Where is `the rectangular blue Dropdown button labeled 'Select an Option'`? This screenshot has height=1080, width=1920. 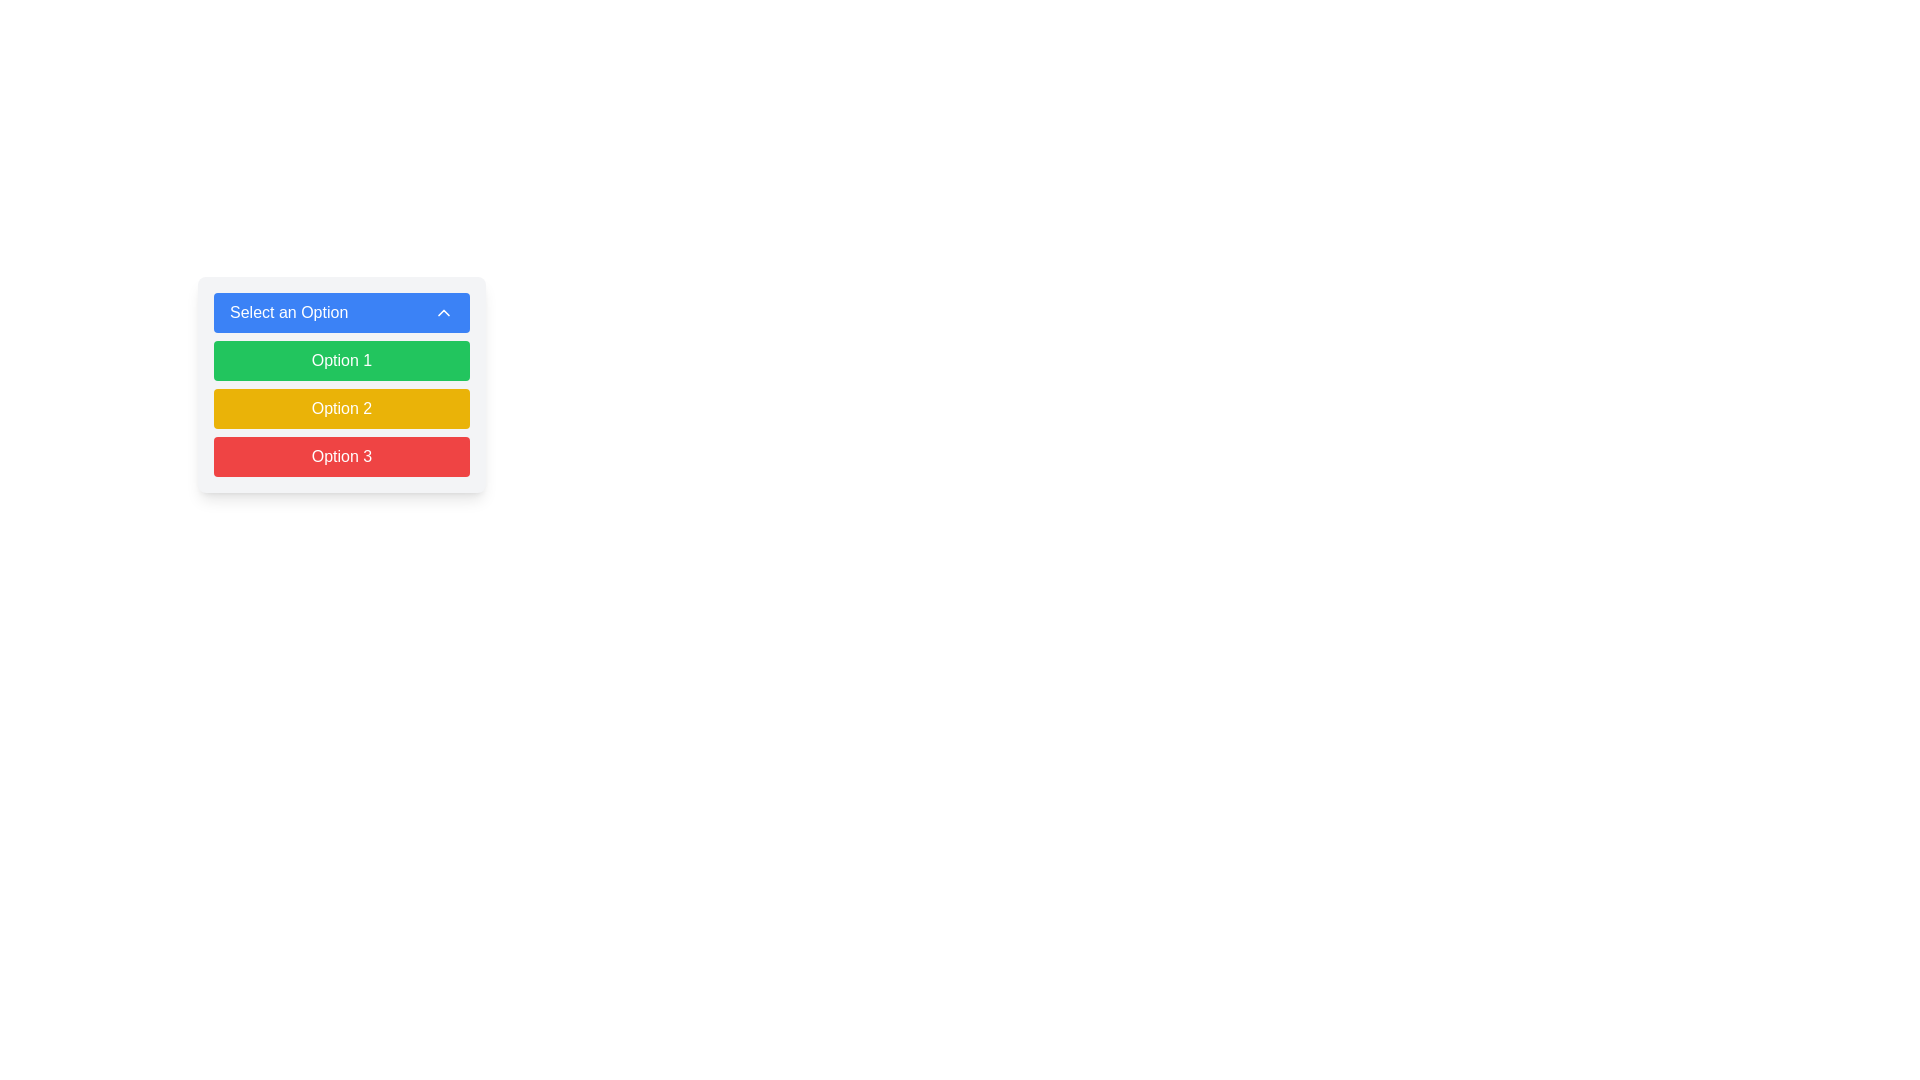 the rectangular blue Dropdown button labeled 'Select an Option' is located at coordinates (341, 312).